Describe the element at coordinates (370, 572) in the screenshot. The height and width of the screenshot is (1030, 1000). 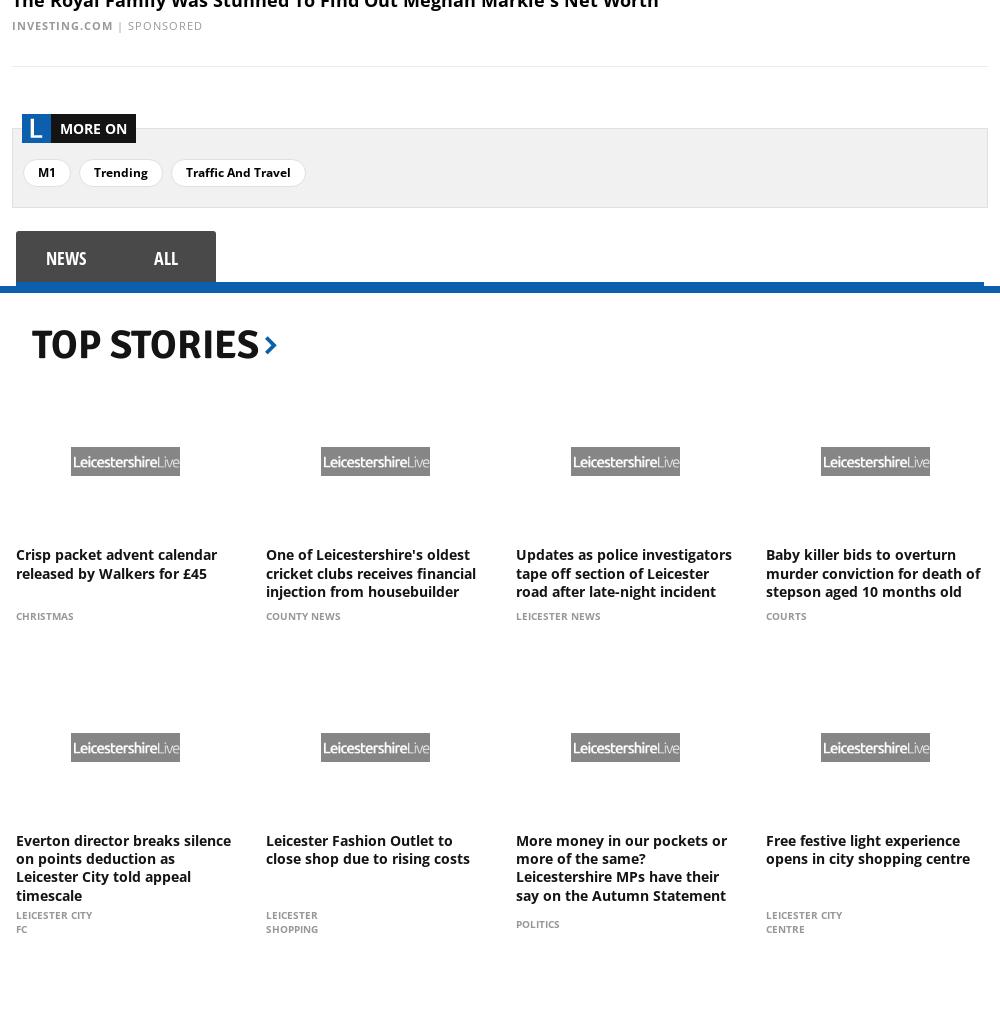
I see `'One of Leicestershire's oldest cricket clubs receives financial injection from housebuilder'` at that location.